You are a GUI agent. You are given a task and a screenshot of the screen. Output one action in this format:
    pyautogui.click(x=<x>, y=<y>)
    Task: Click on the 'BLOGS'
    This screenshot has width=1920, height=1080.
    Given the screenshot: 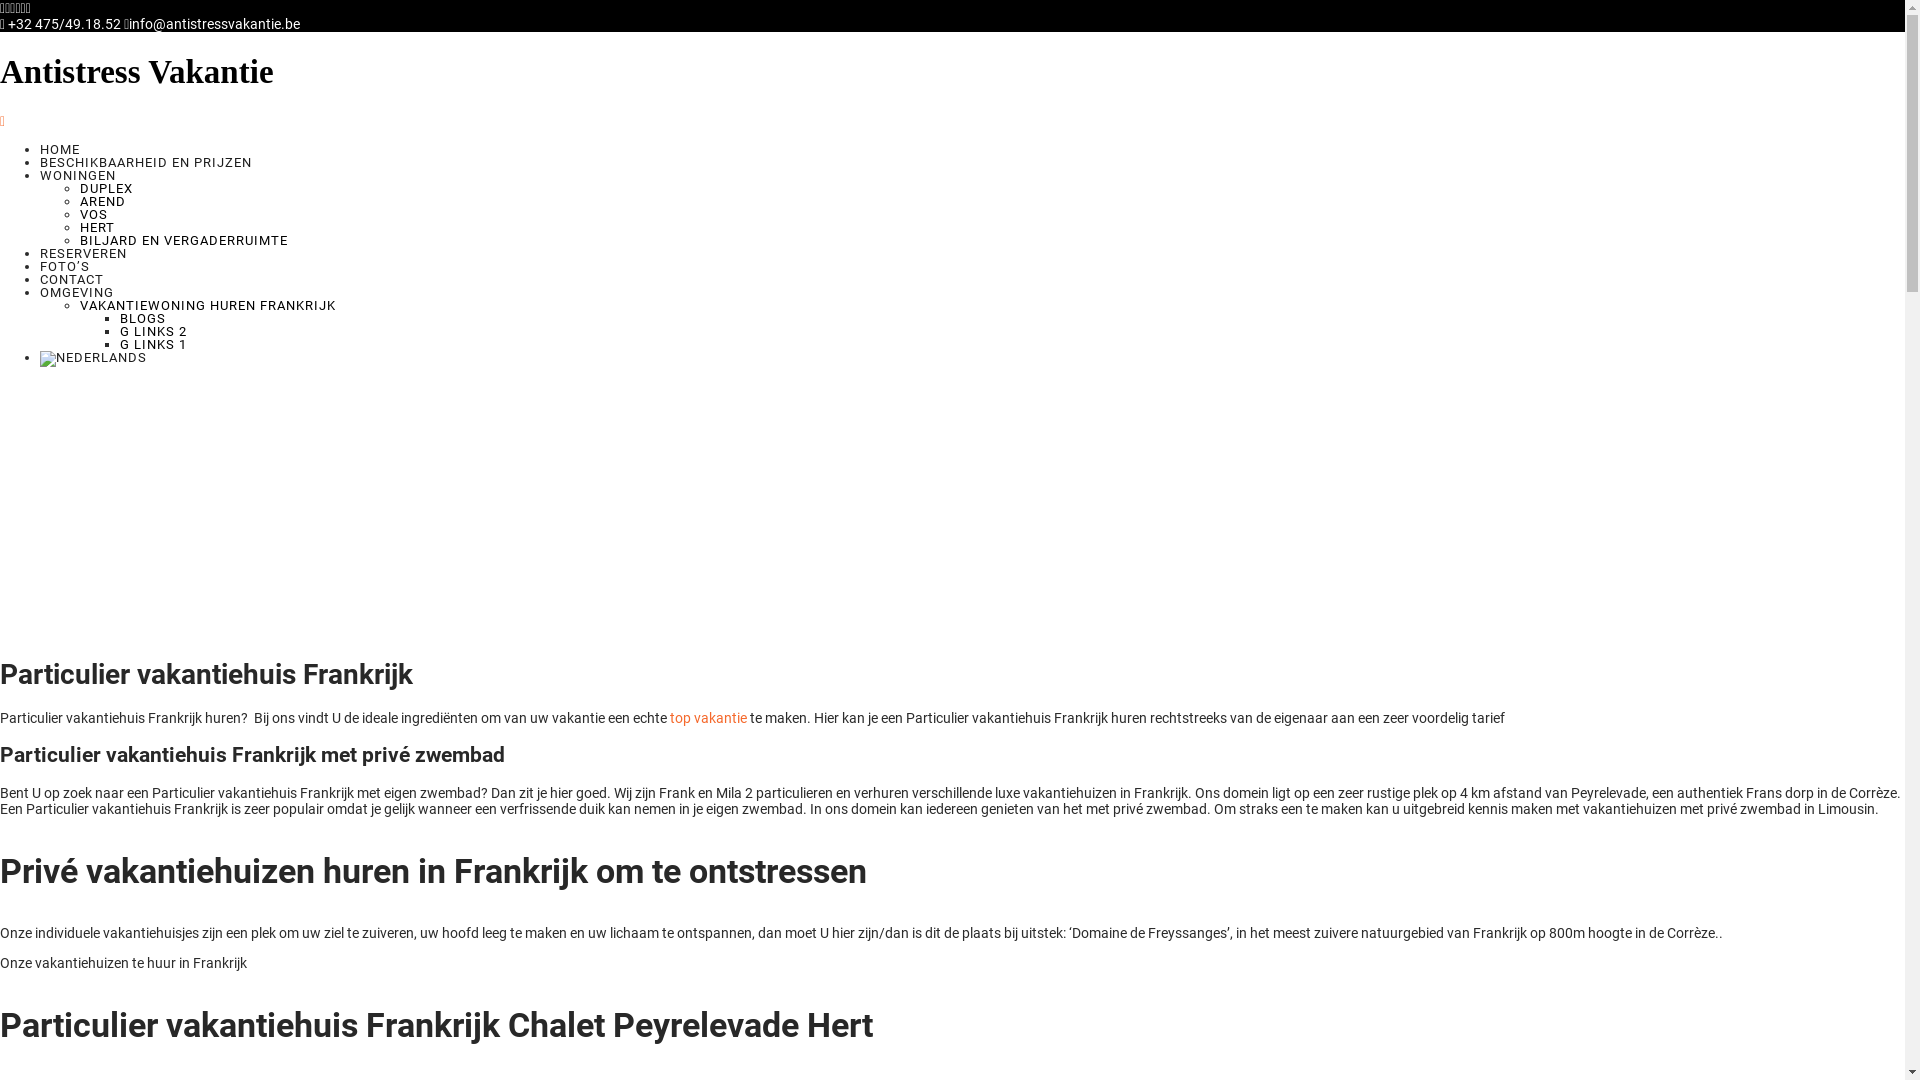 What is the action you would take?
    pyautogui.click(x=142, y=317)
    